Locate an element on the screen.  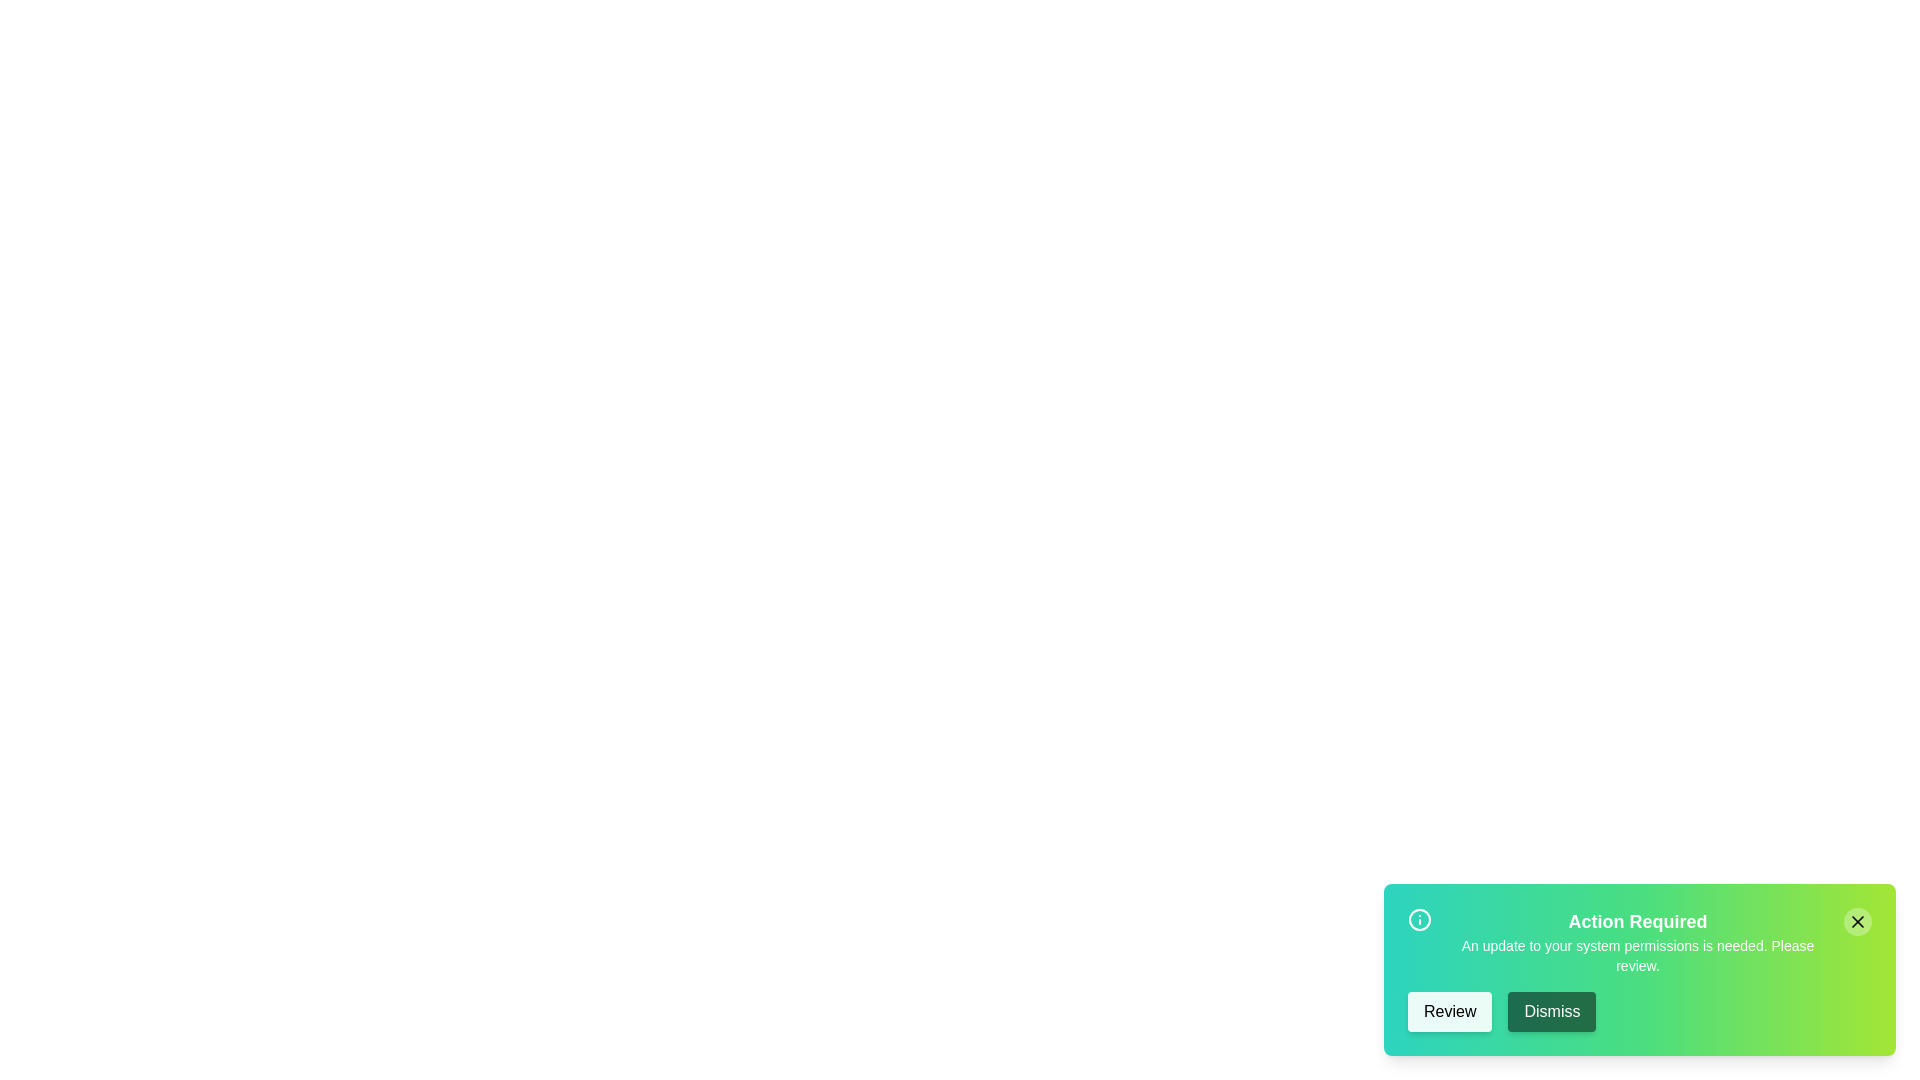
the 'Dismiss' button to close the snackbar is located at coordinates (1550, 1011).